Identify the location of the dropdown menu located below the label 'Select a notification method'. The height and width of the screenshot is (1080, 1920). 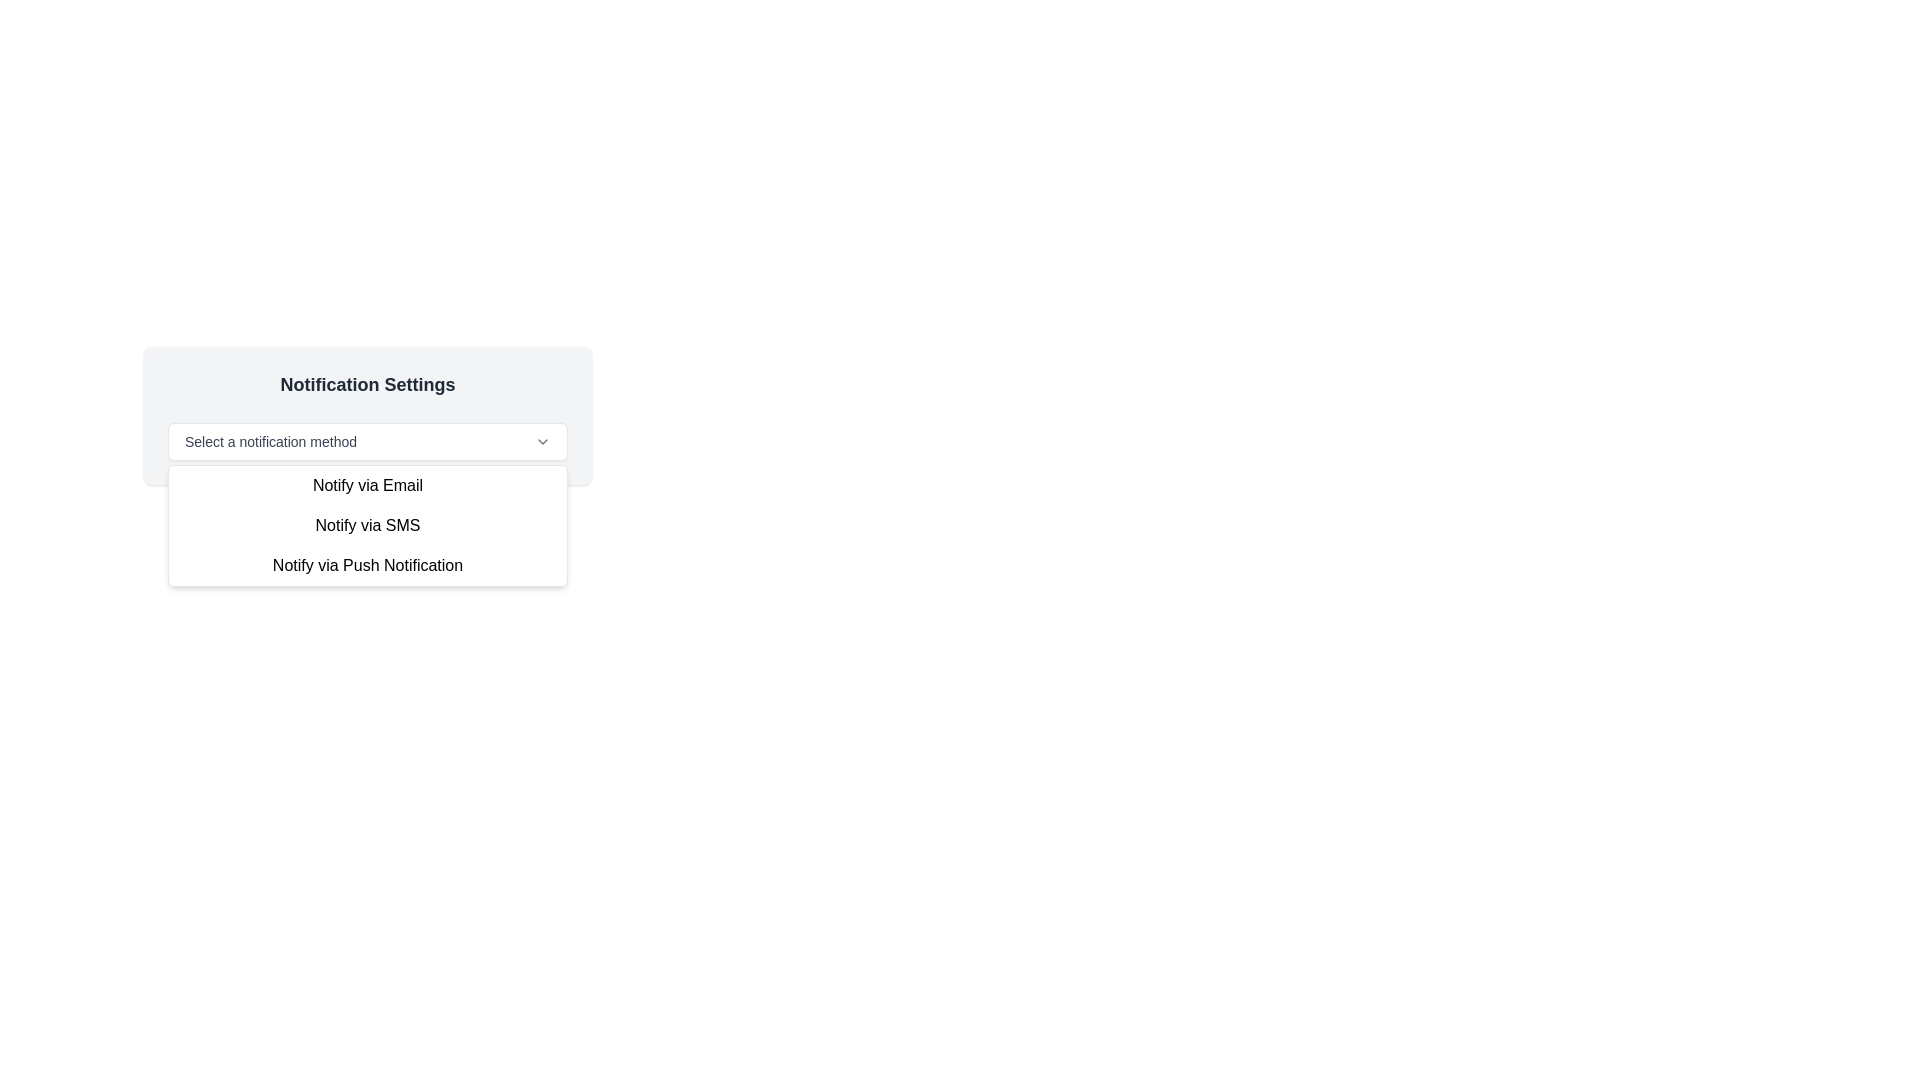
(368, 524).